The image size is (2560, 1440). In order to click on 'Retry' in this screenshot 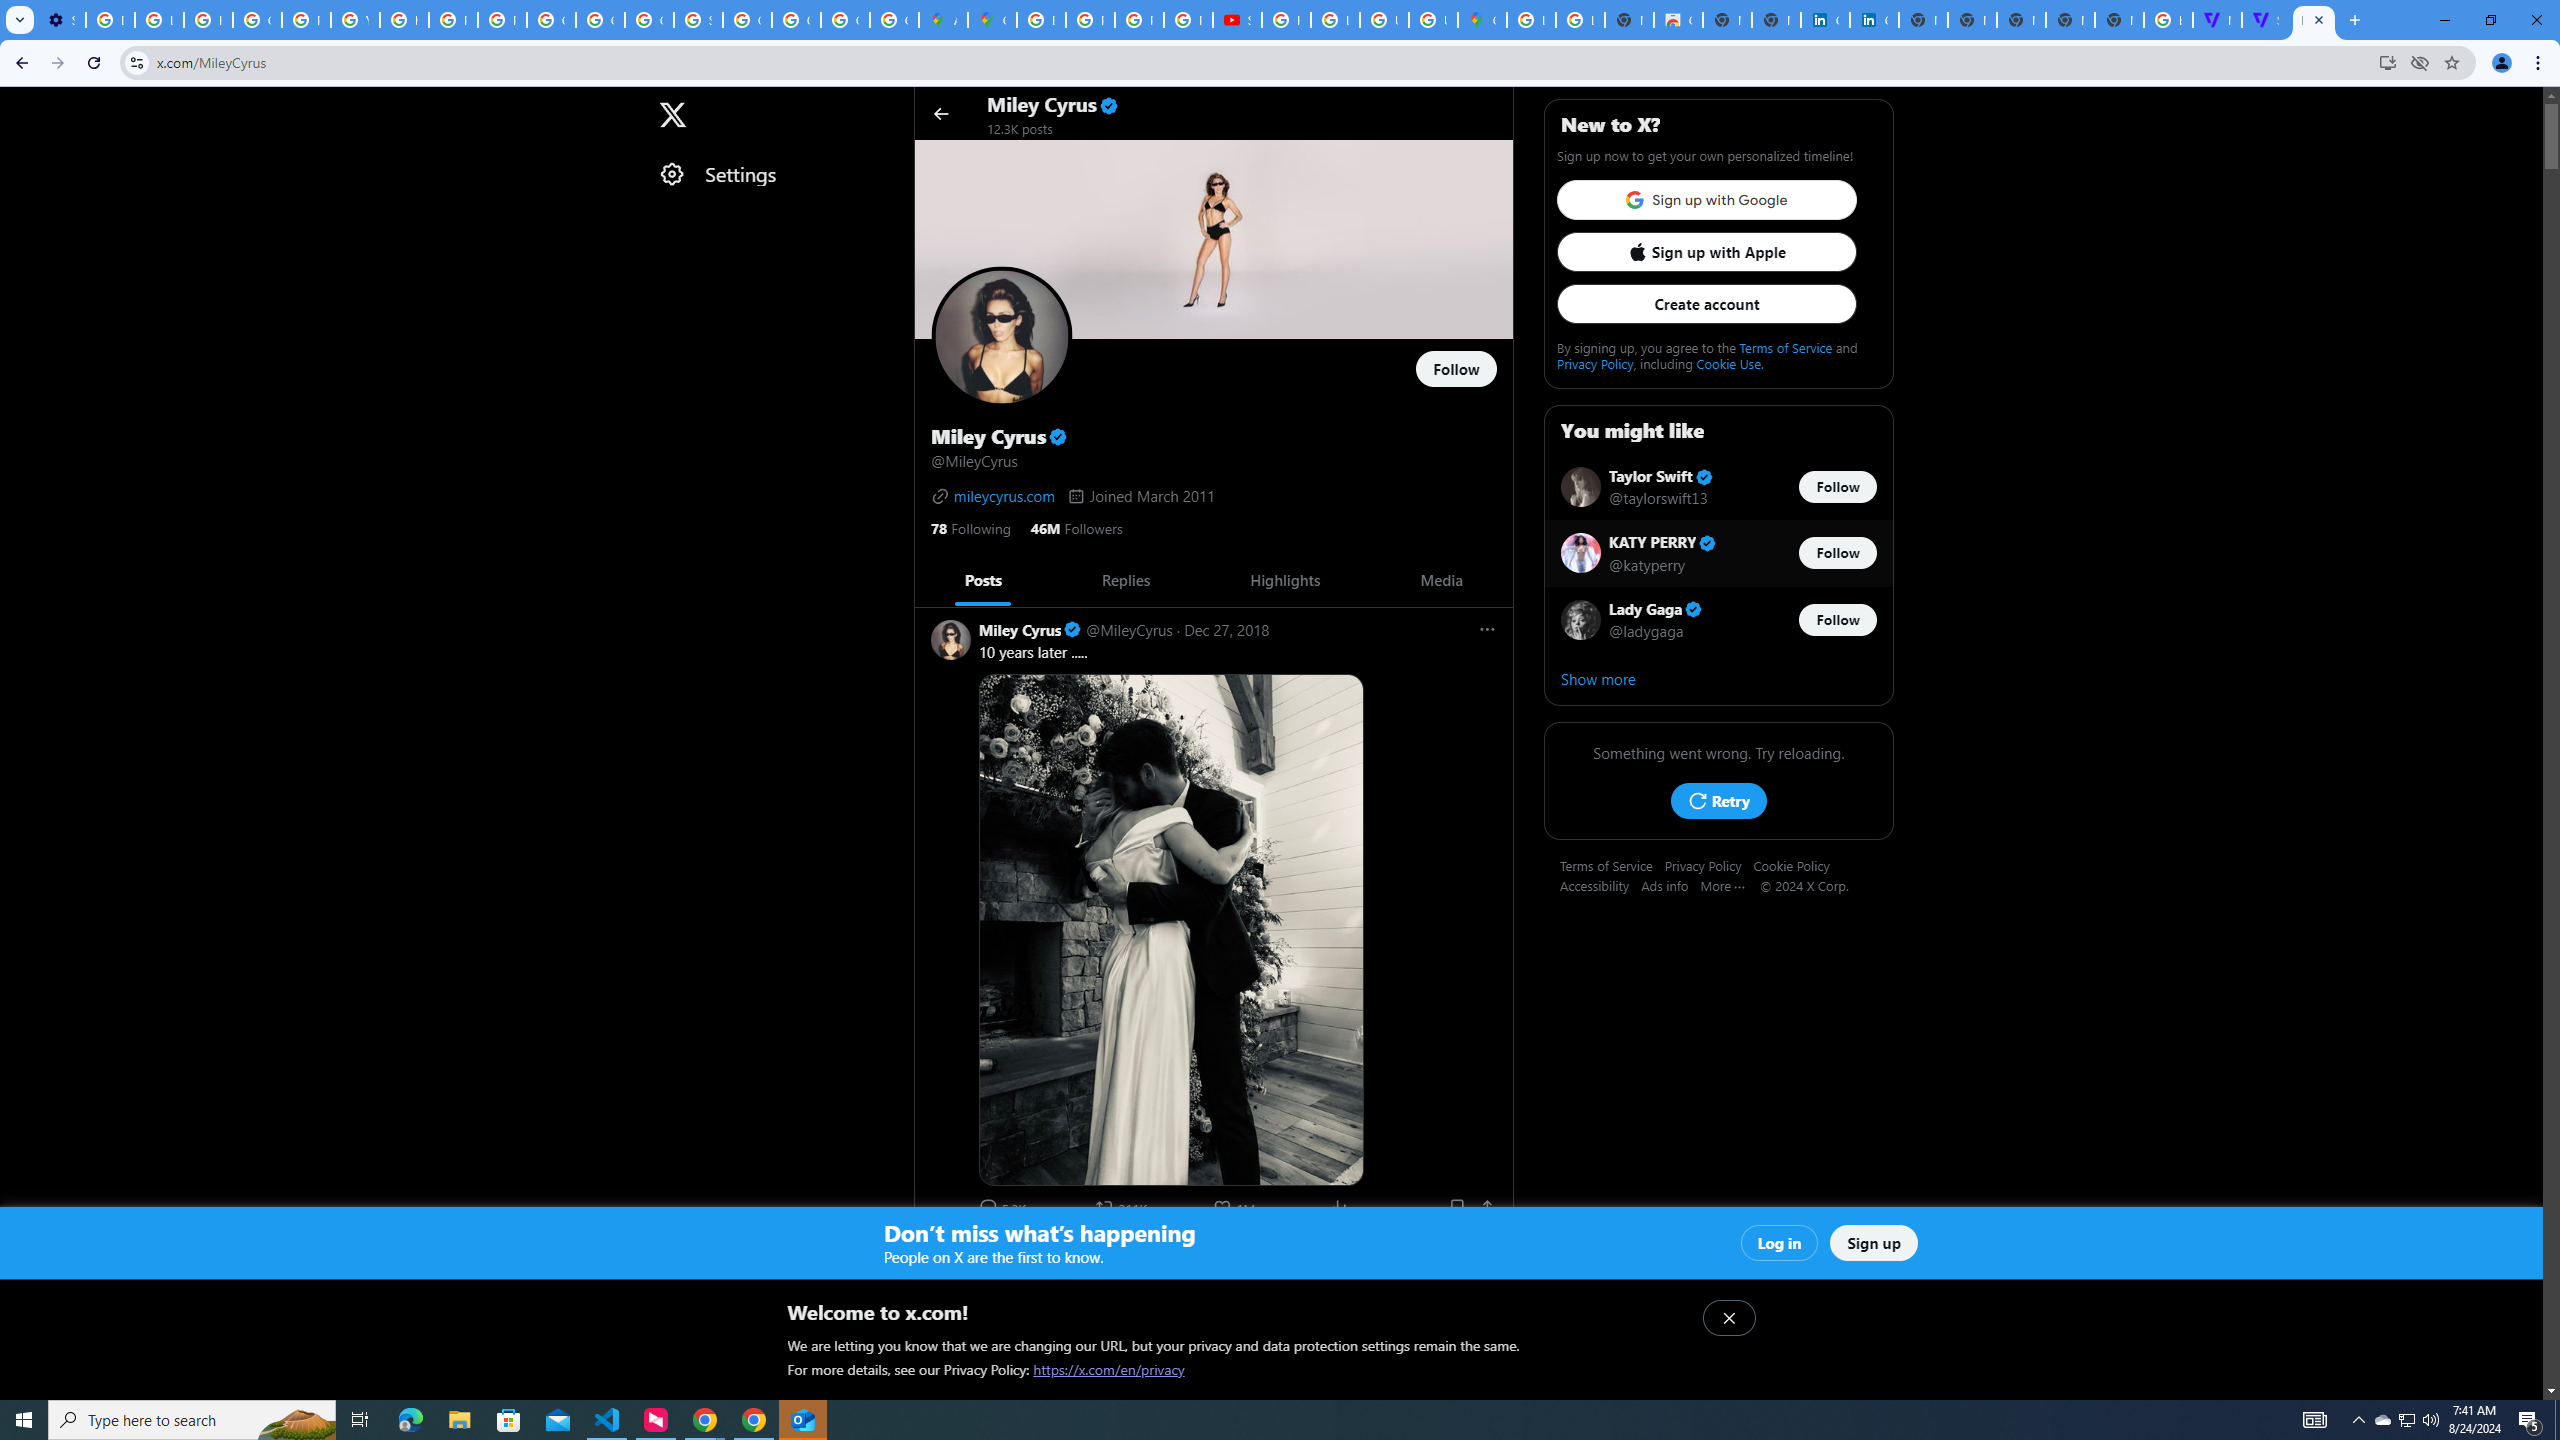, I will do `click(1716, 800)`.